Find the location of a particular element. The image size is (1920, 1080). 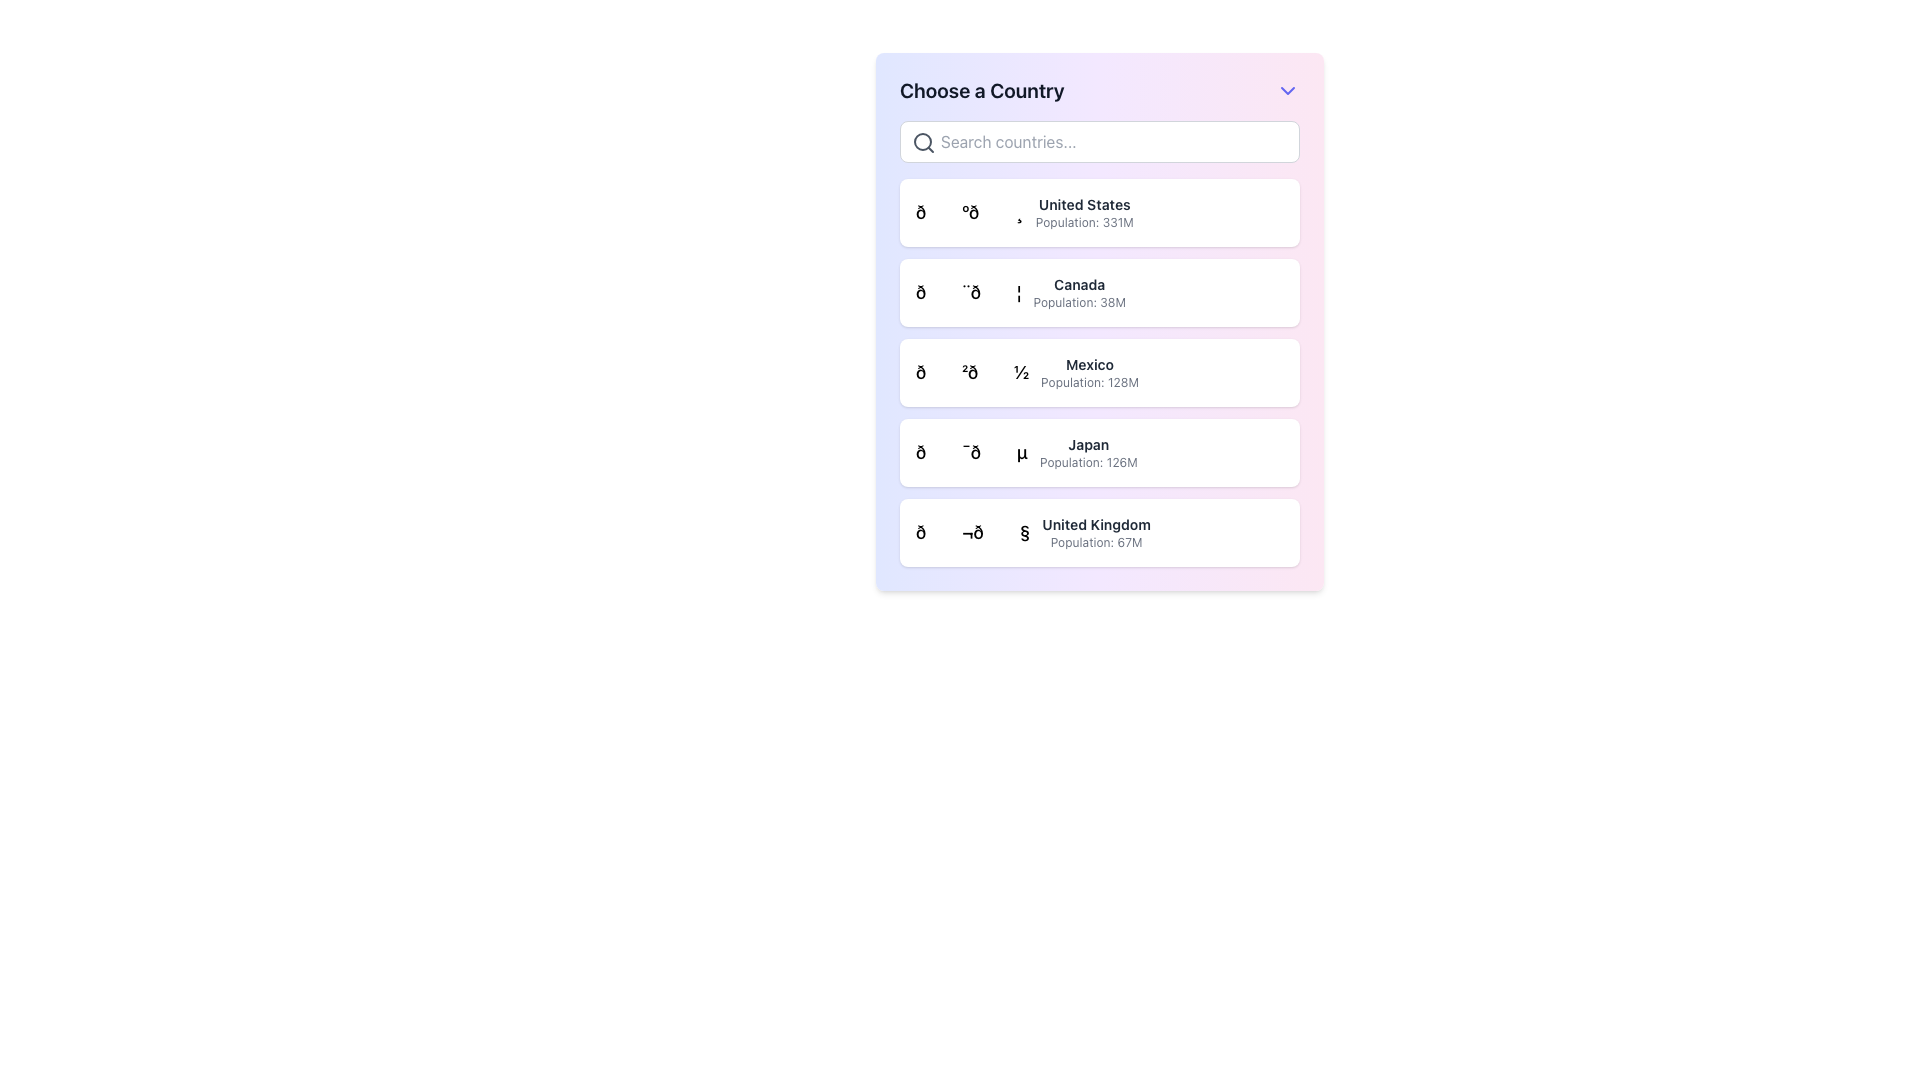

text element displaying 'United States' and its population in the dropdown menu using developer tools is located at coordinates (1083, 212).